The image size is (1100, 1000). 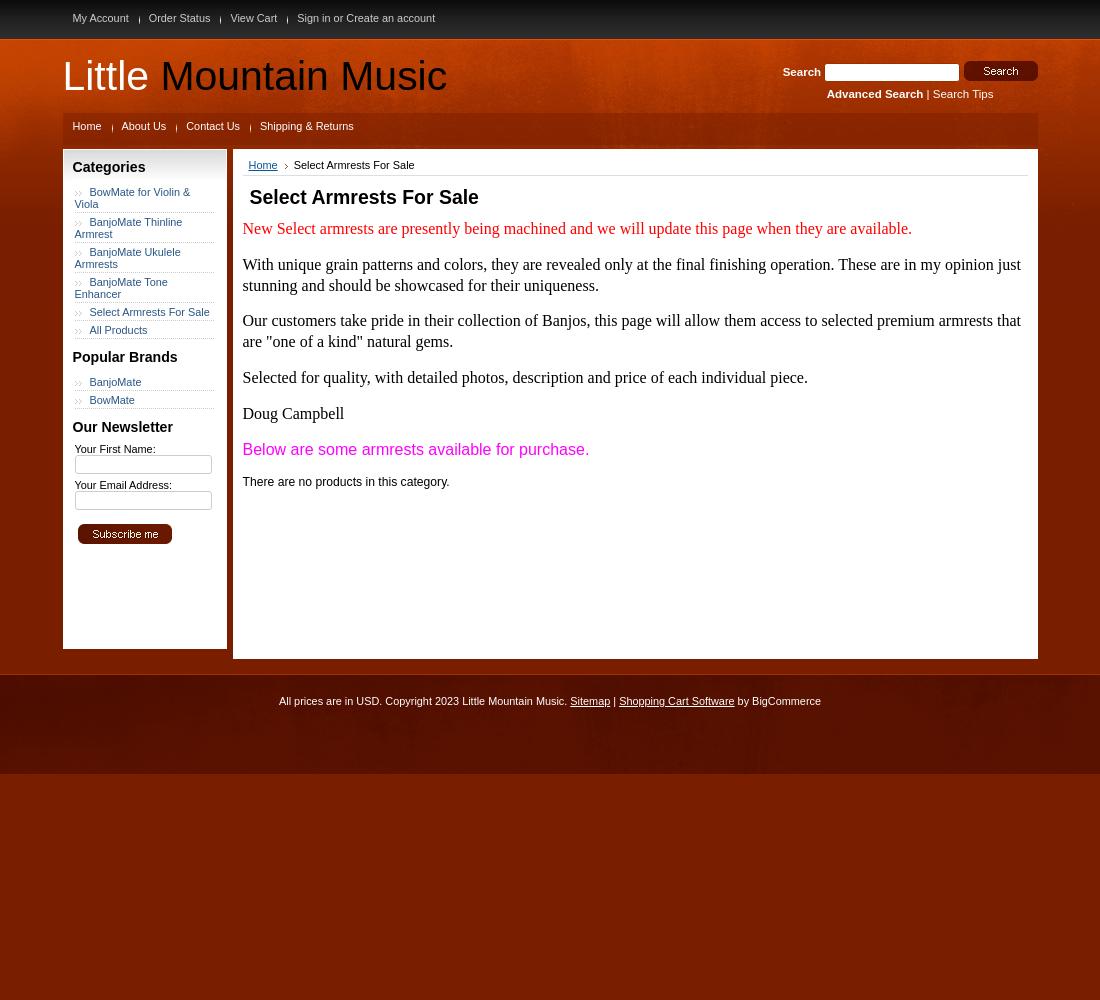 What do you see at coordinates (630, 274) in the screenshot?
I see `'These are in my opinion just stunning and should be showcased for their uniqueness.'` at bounding box center [630, 274].